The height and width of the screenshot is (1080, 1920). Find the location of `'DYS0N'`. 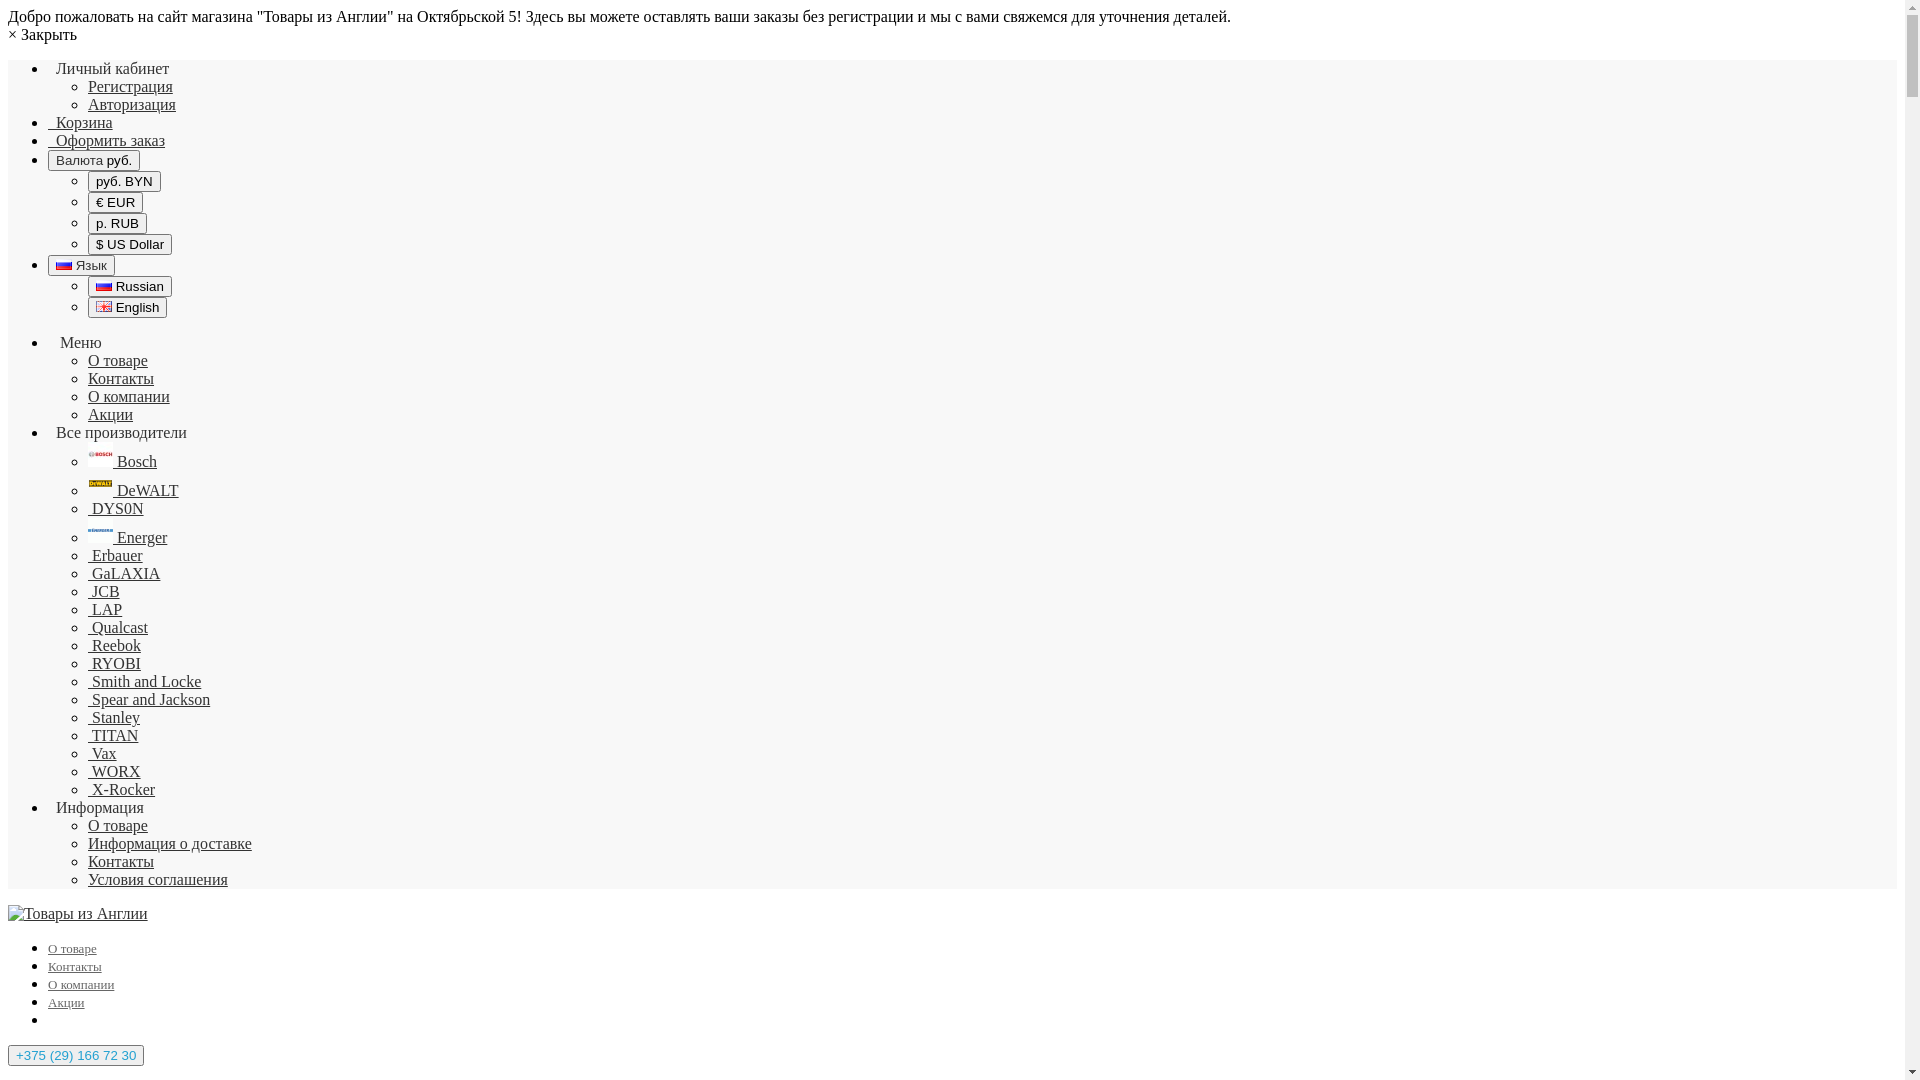

'DYS0N' is located at coordinates (114, 507).